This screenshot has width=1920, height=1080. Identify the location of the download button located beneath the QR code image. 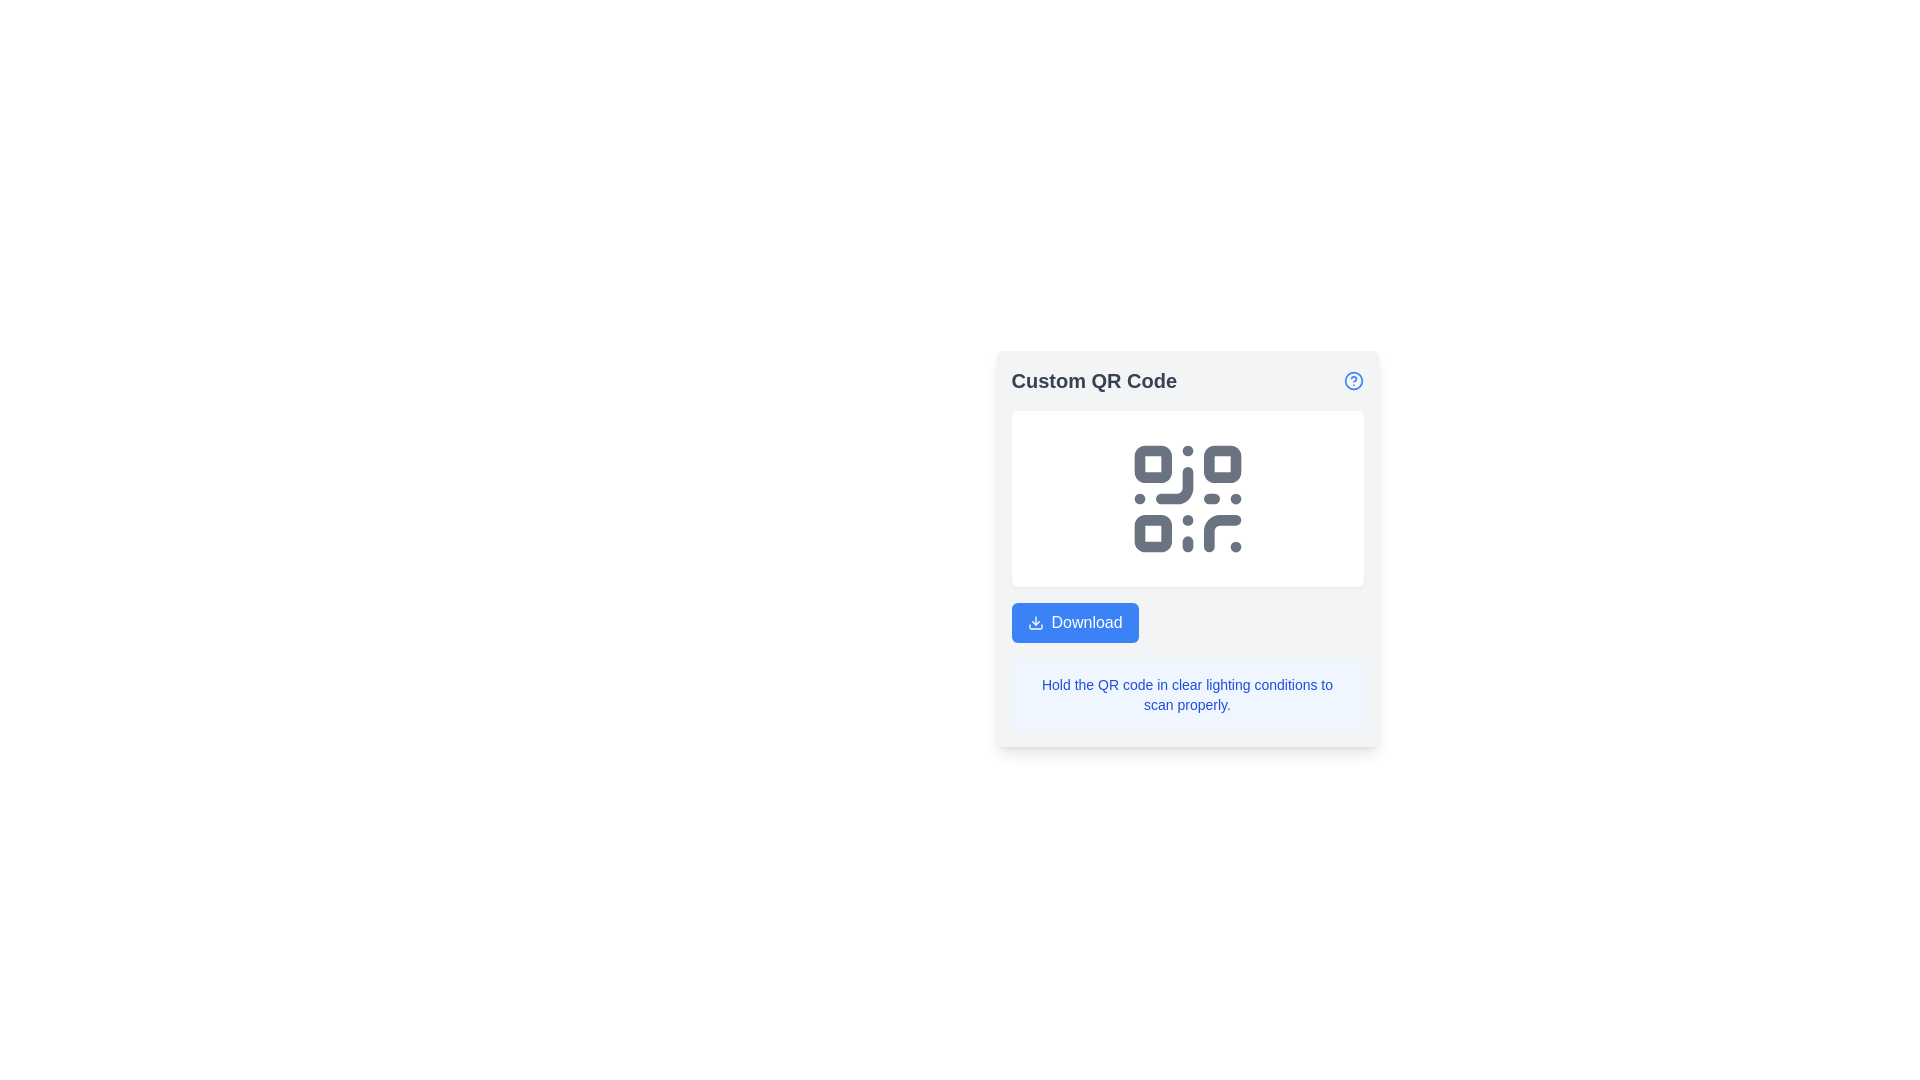
(1187, 622).